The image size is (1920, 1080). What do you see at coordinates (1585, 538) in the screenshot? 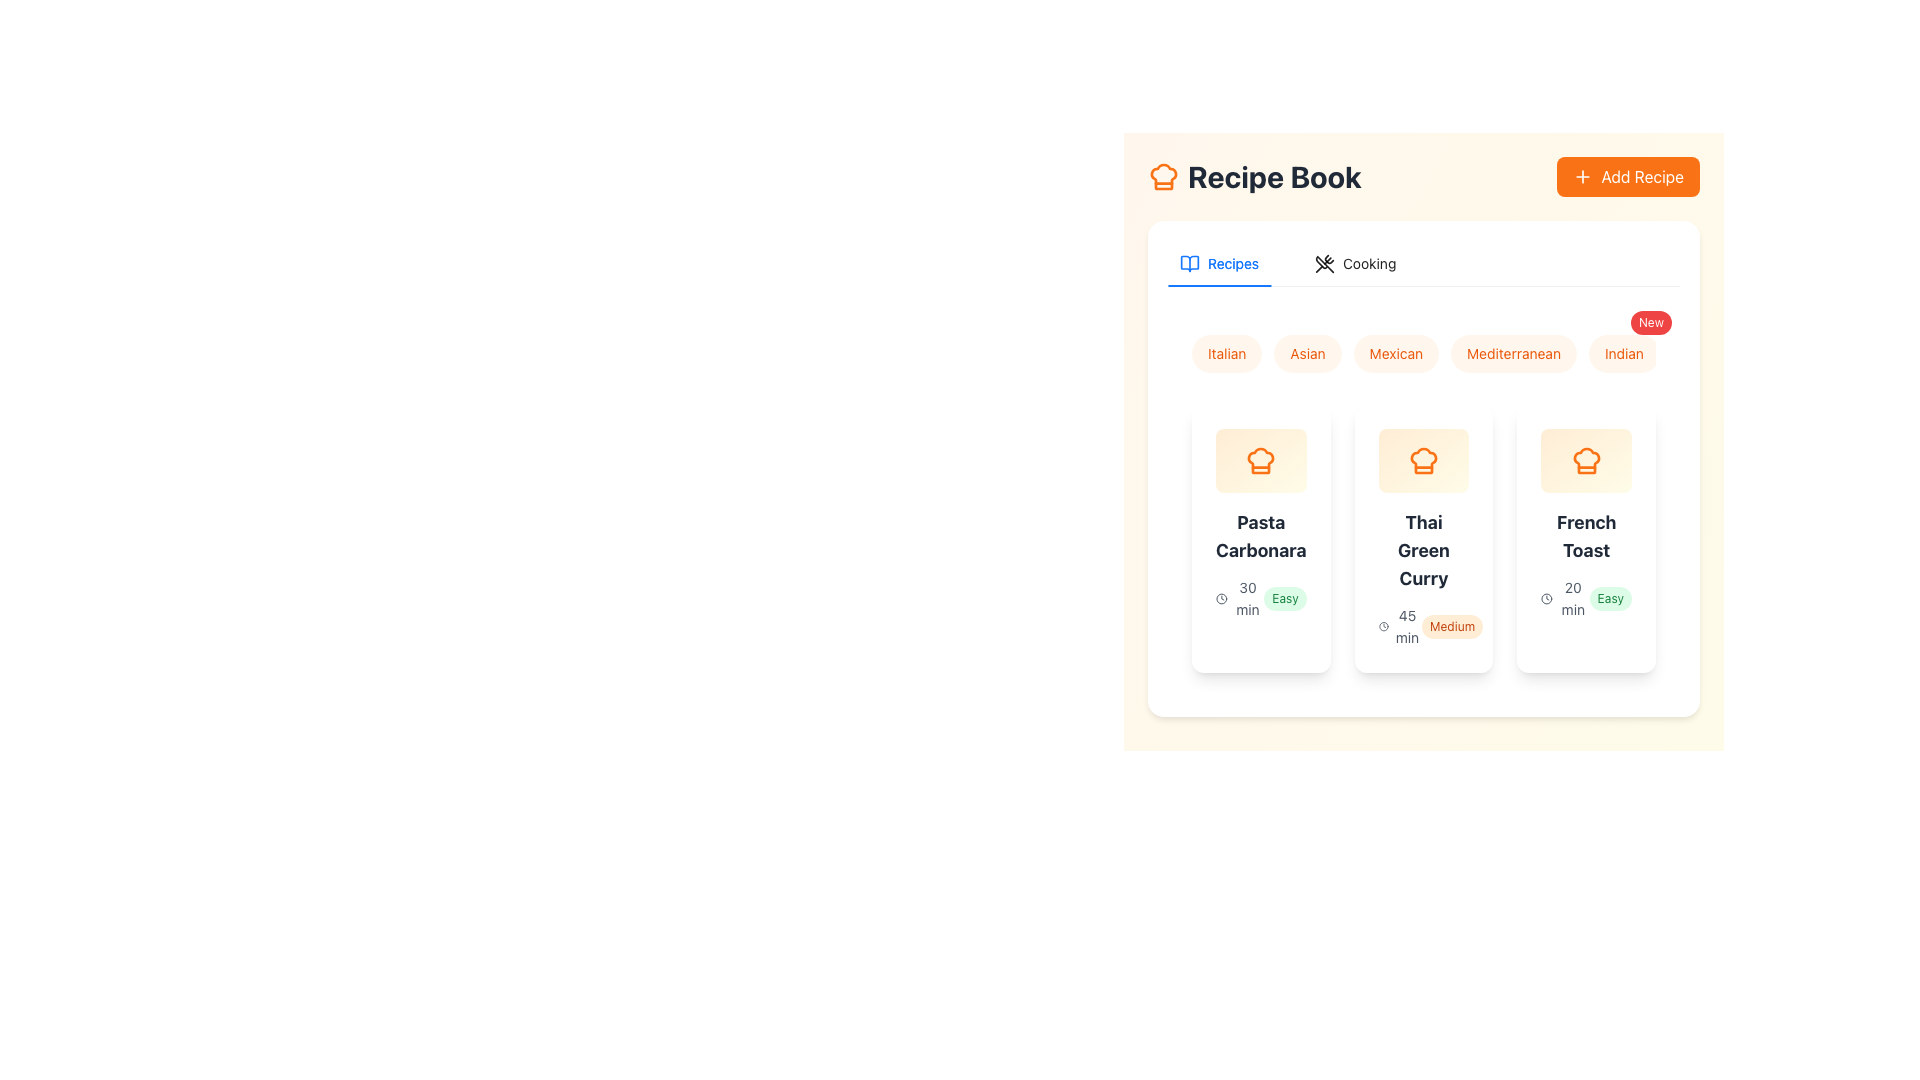
I see `the 'French Toast' recipe card` at bounding box center [1585, 538].